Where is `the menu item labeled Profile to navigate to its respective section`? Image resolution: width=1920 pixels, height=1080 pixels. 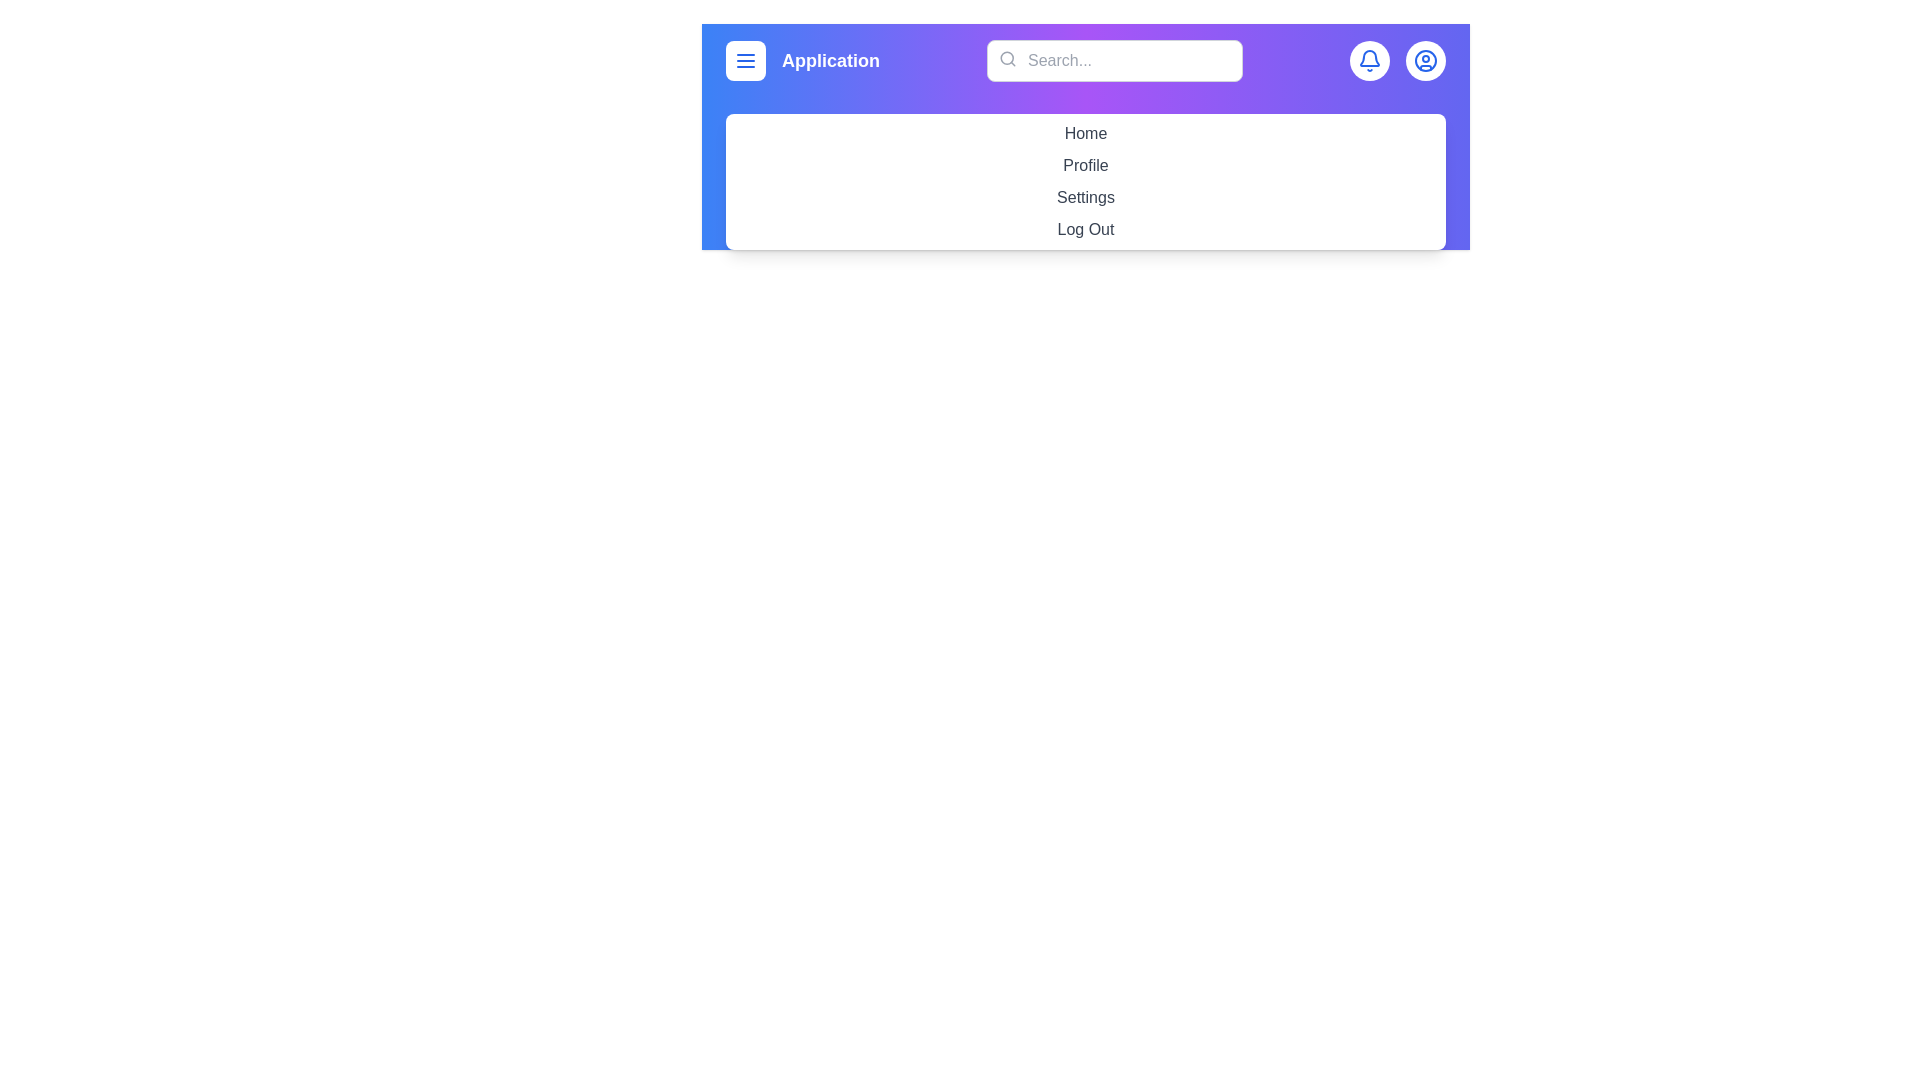 the menu item labeled Profile to navigate to its respective section is located at coordinates (1084, 164).